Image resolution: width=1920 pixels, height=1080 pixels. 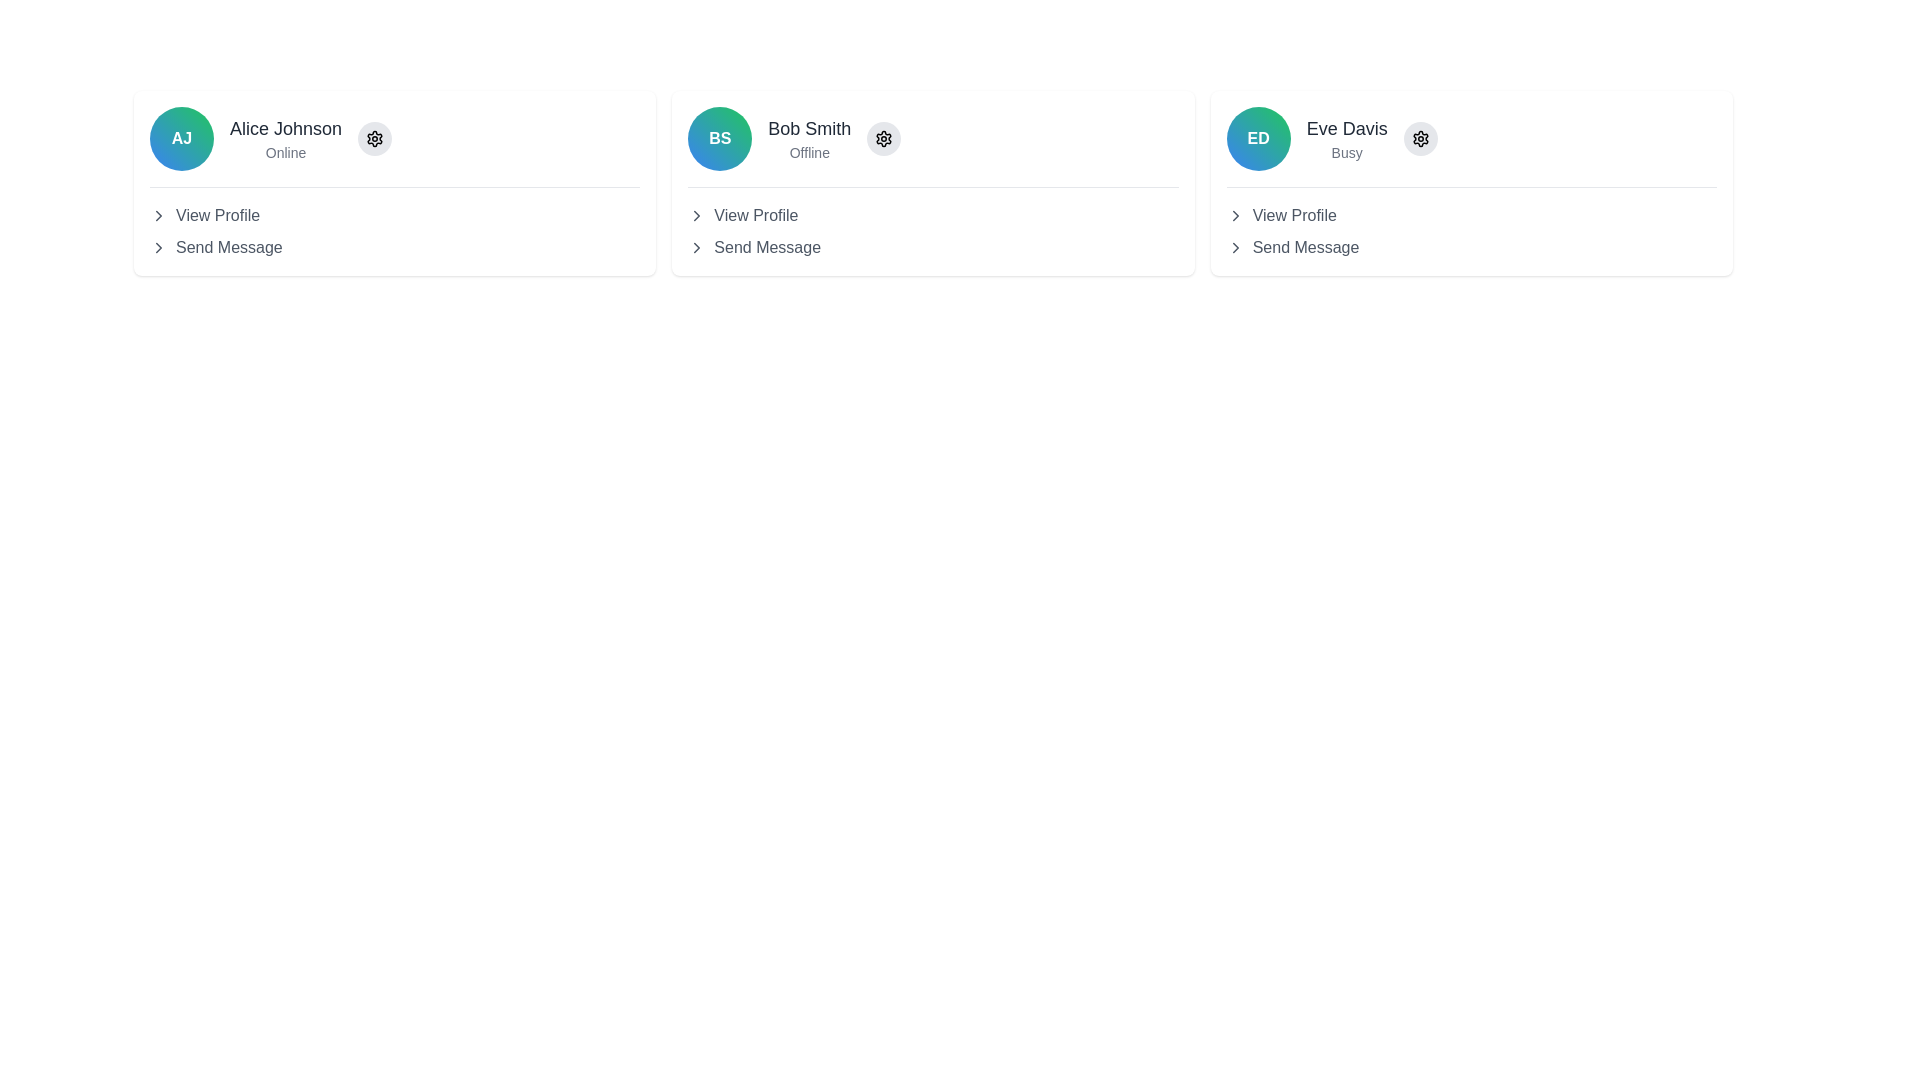 I want to click on text label displaying the name 'Alice Johnson' located centrally within the top-left user card, adjacent to the avatar 'AJ' and above the status text 'Online', so click(x=285, y=128).